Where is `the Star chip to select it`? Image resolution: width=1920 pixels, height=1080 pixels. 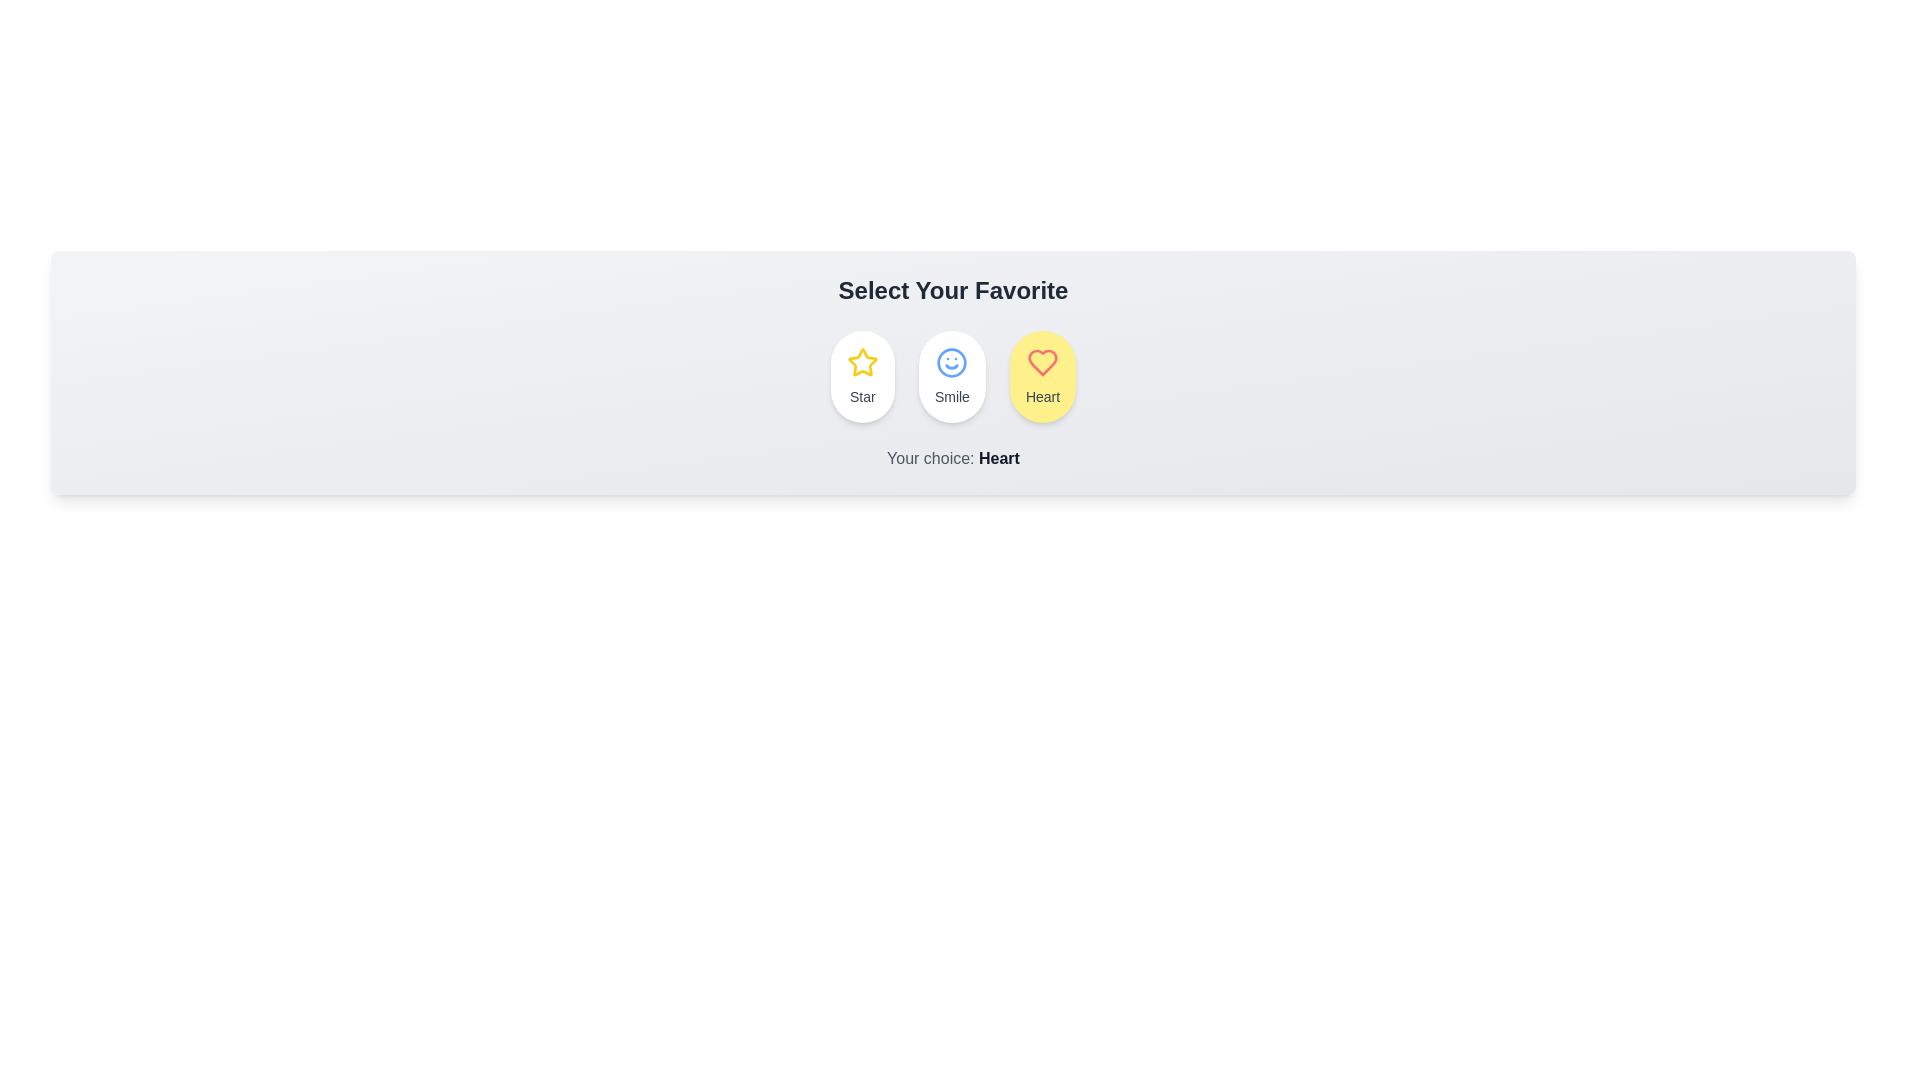 the Star chip to select it is located at coordinates (862, 377).